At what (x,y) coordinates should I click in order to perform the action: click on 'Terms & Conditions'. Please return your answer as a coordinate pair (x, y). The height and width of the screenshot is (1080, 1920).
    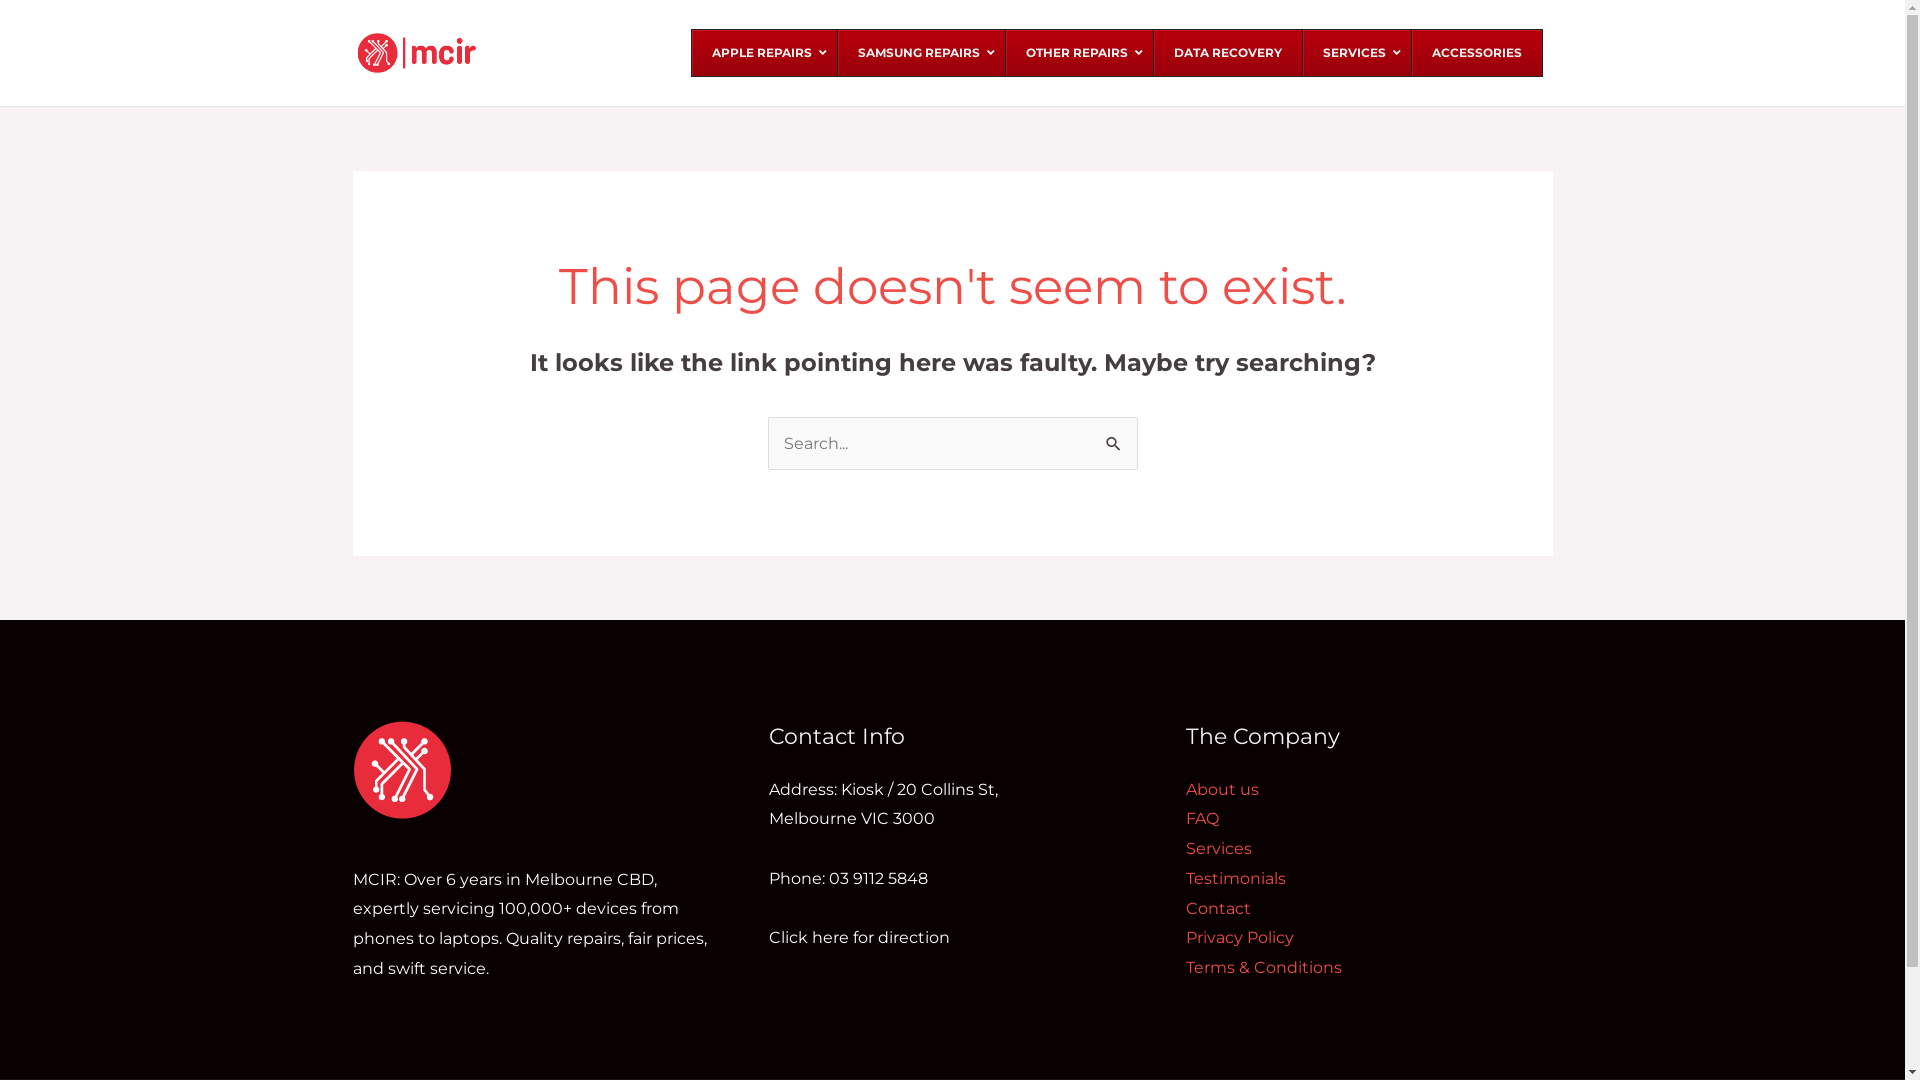
    Looking at the image, I should click on (1262, 966).